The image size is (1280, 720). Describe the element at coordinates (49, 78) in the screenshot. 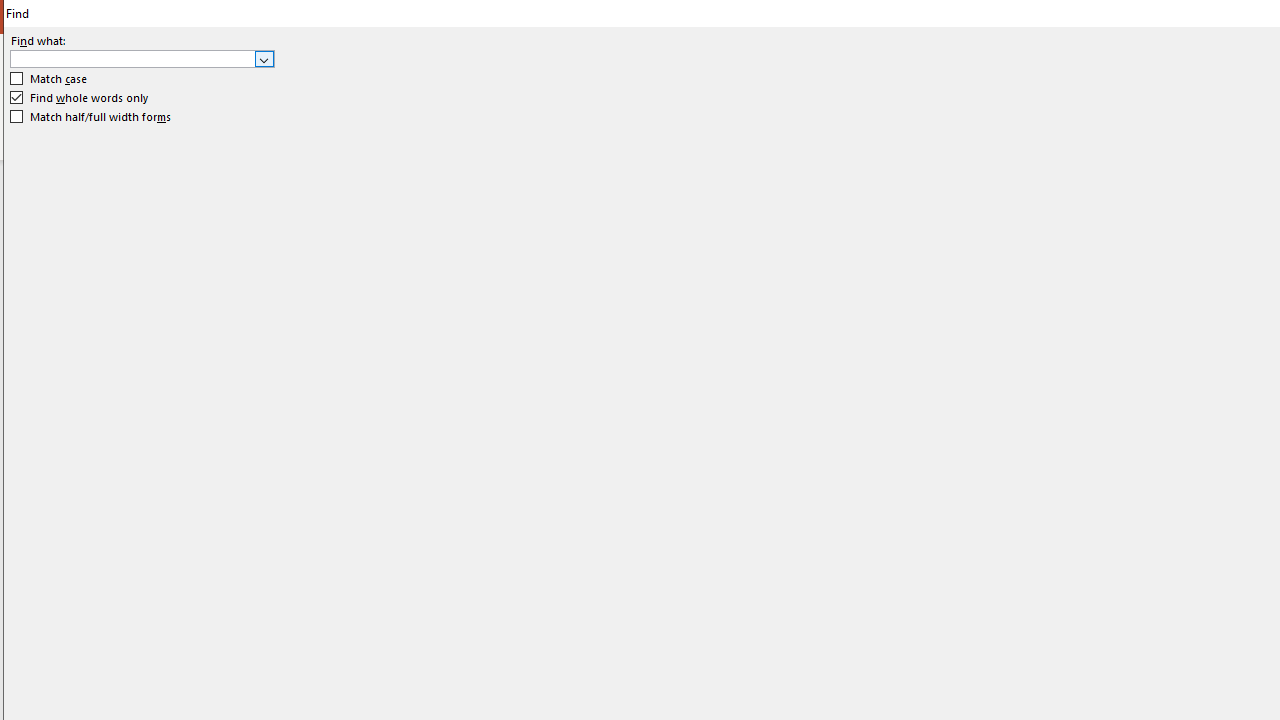

I see `'Match case'` at that location.